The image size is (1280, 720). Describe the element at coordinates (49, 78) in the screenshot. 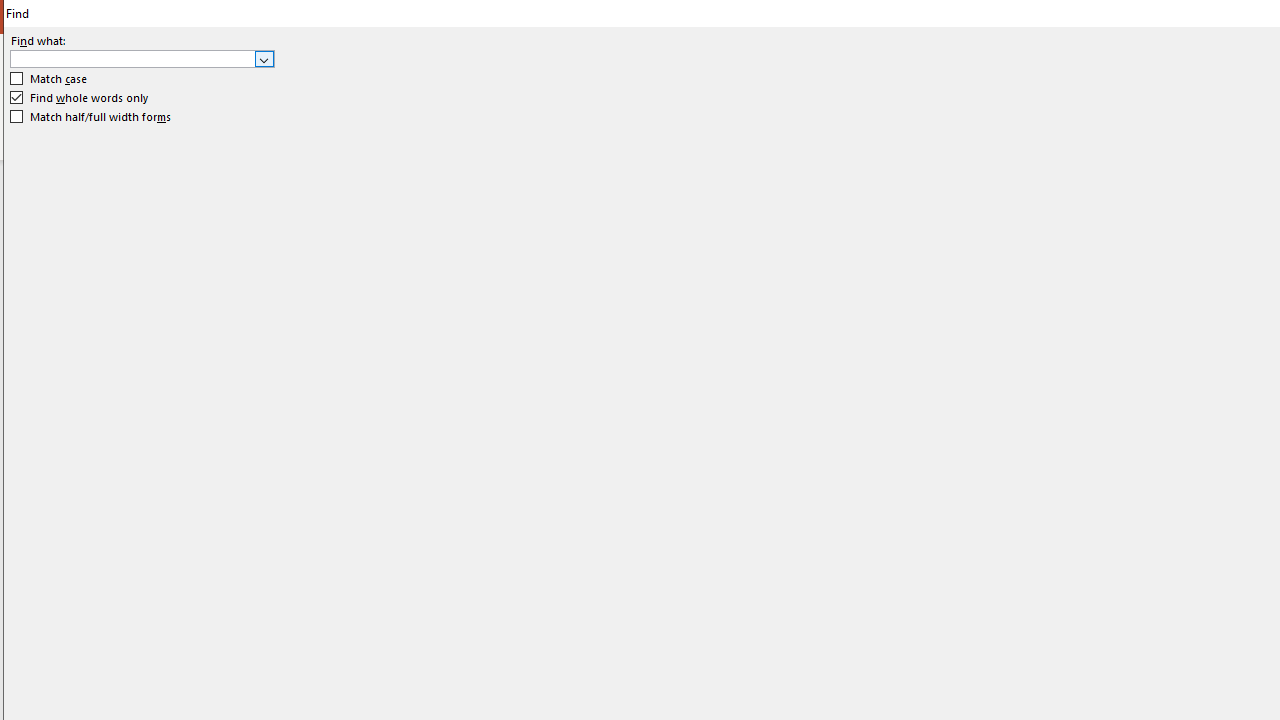

I see `'Match case'` at that location.